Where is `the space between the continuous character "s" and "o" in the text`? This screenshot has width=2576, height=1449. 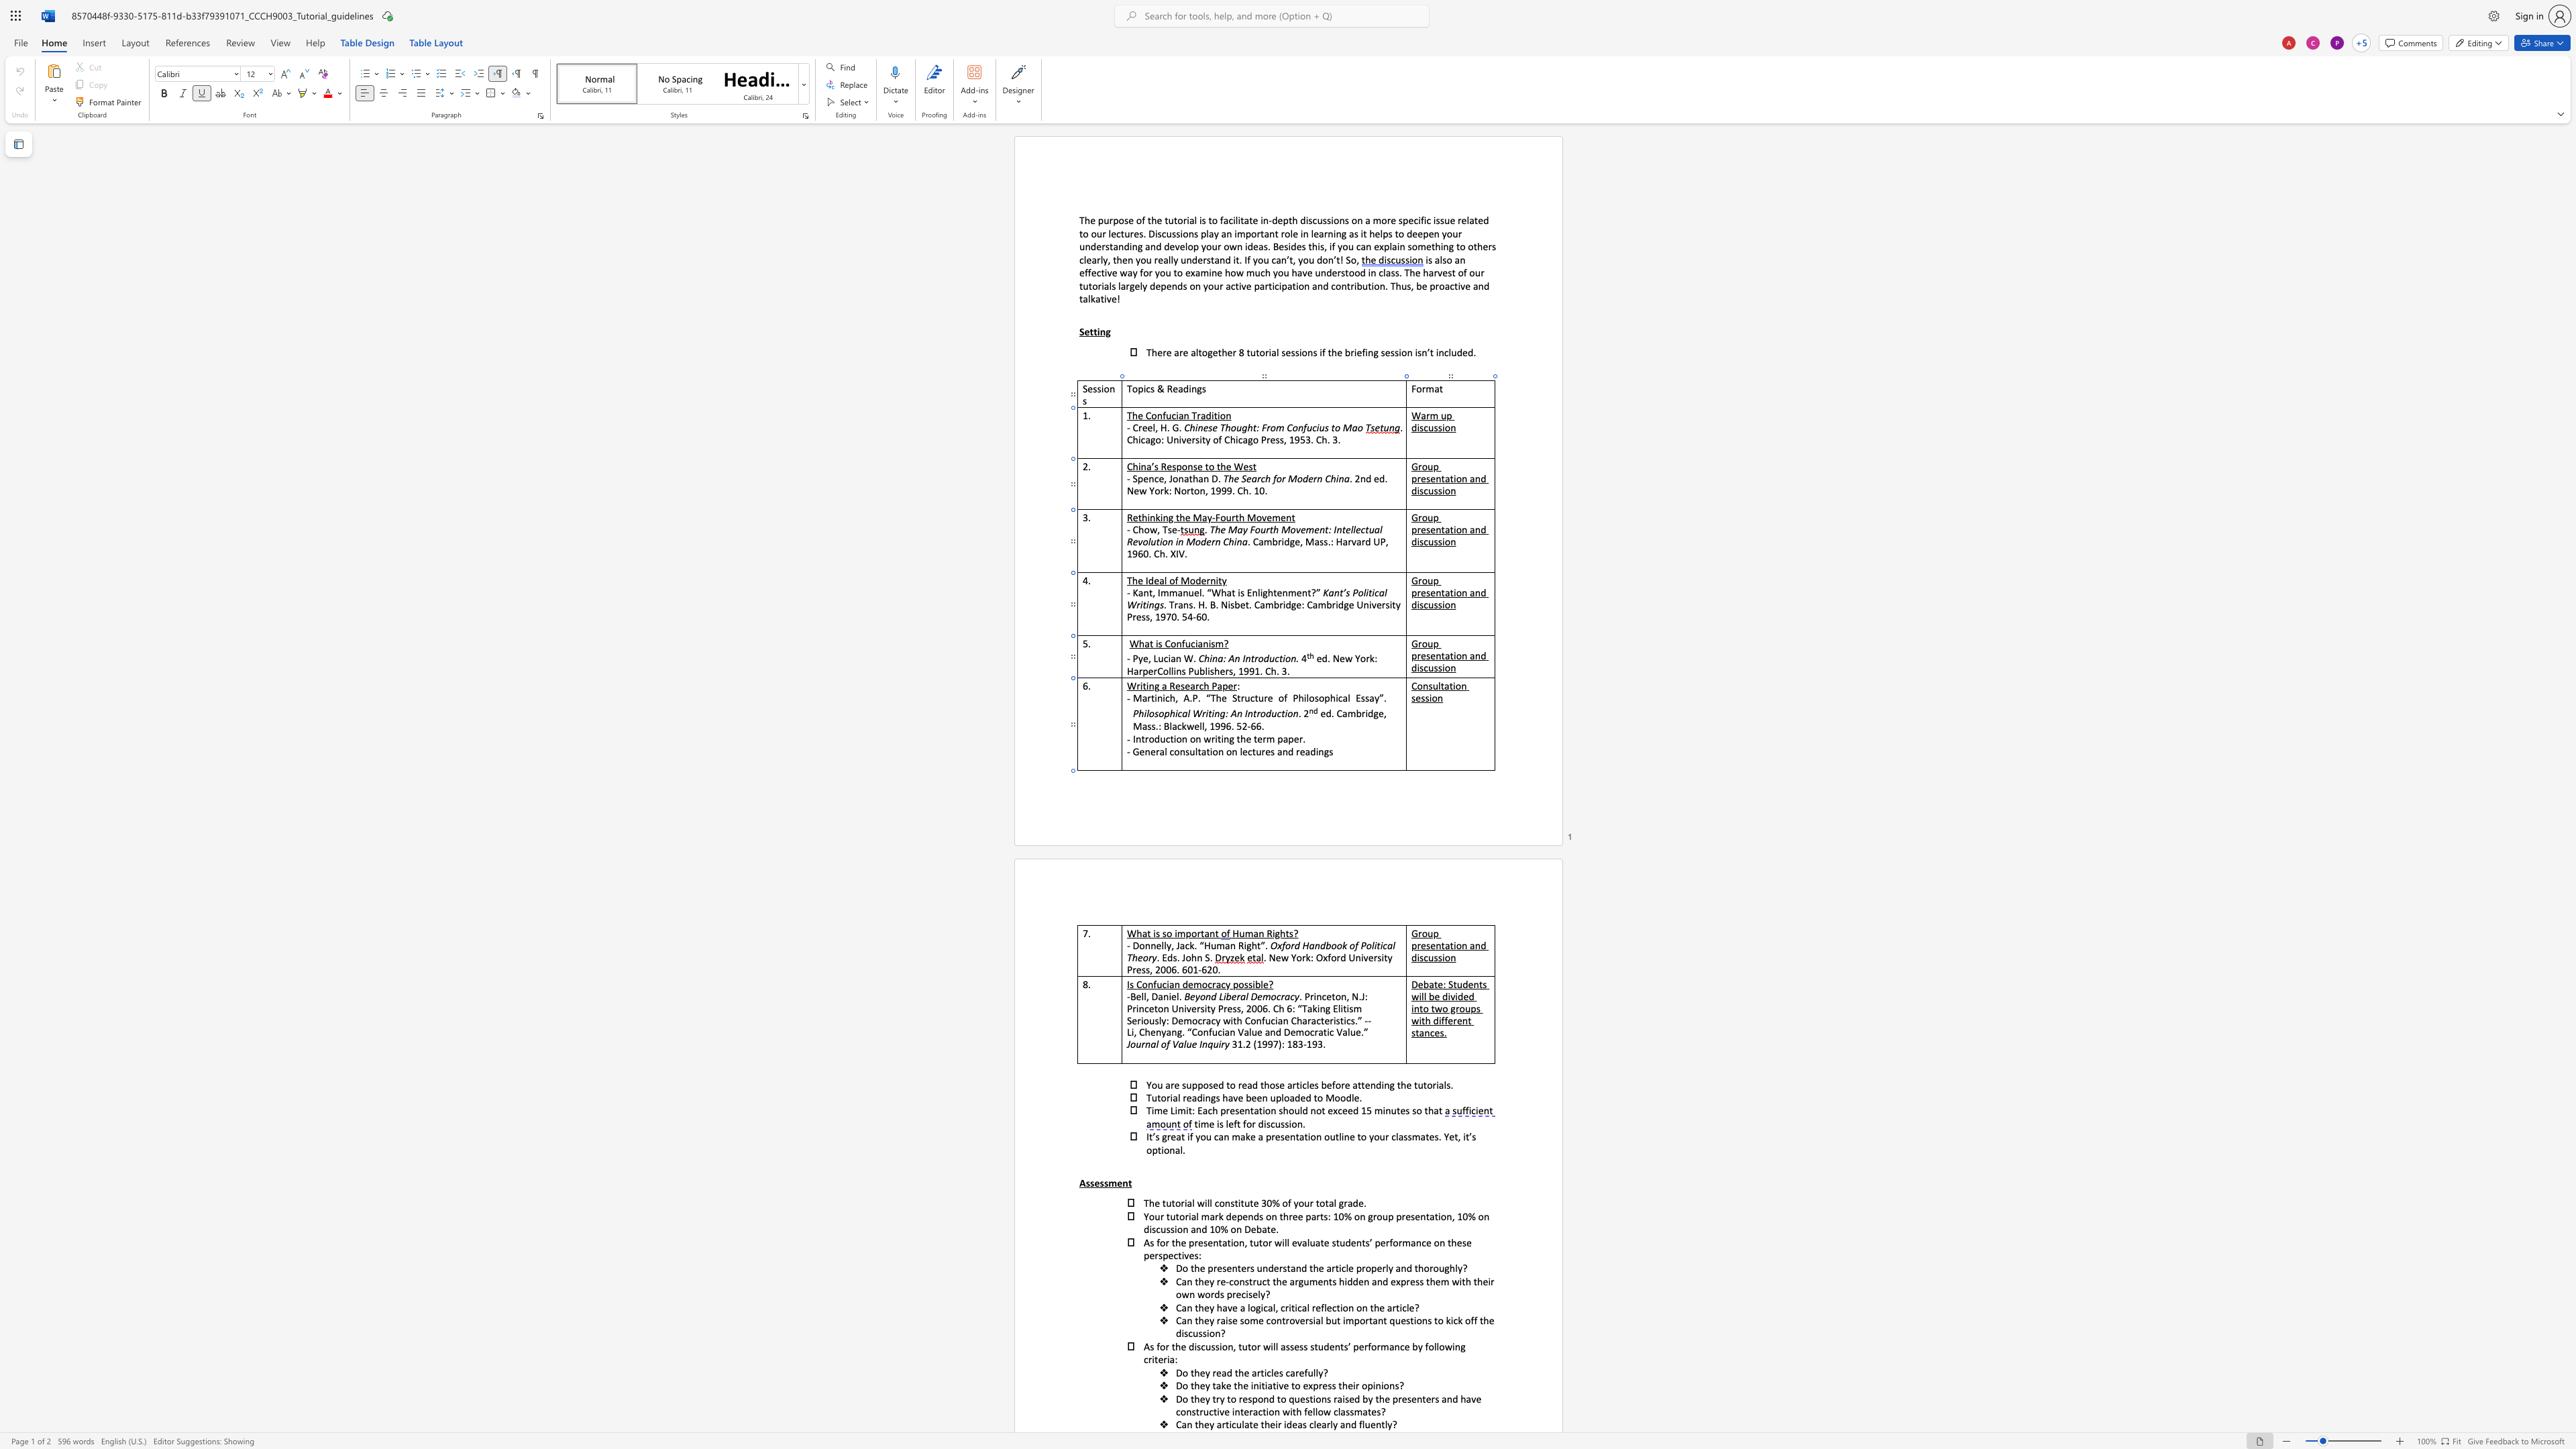
the space between the continuous character "s" and "o" in the text is located at coordinates (1157, 712).